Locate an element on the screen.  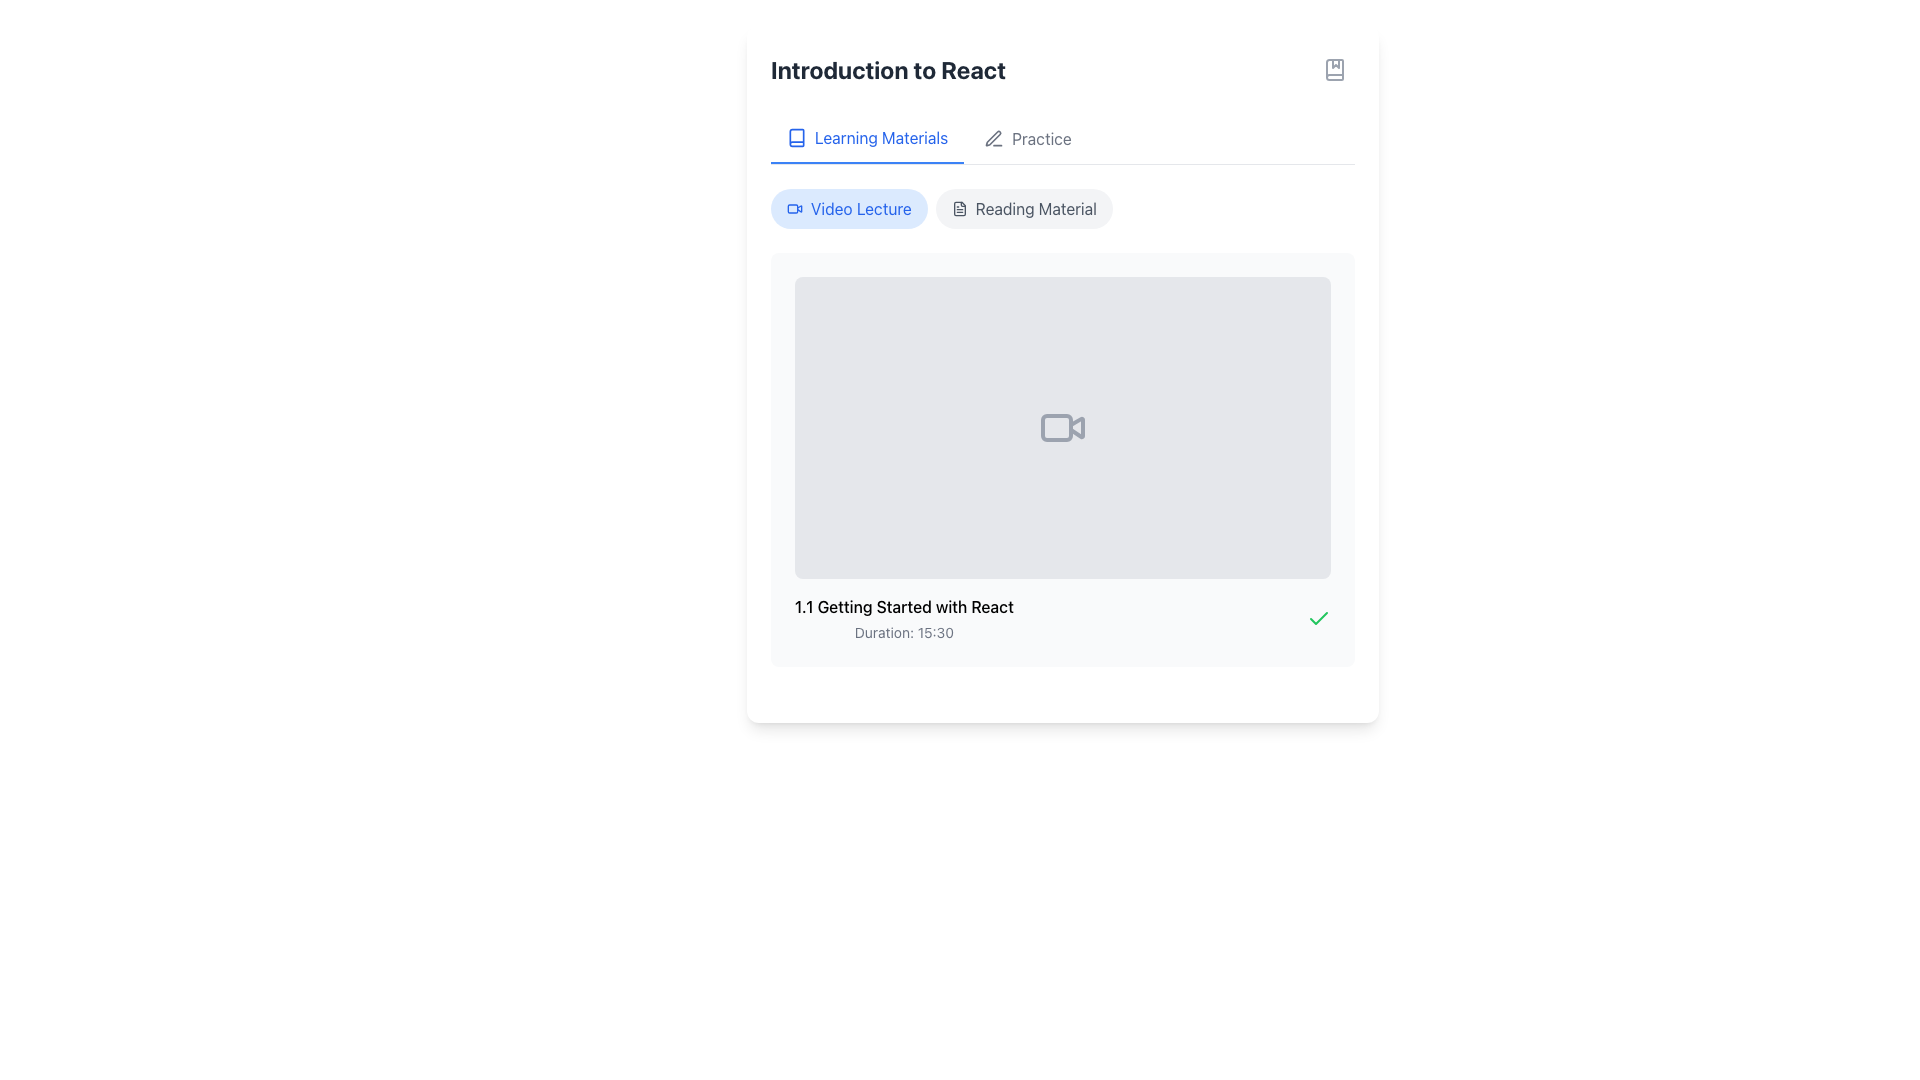
the checkmark icon located in the bottom right region of the video lecture card, indicating completion or selection is located at coordinates (1319, 616).